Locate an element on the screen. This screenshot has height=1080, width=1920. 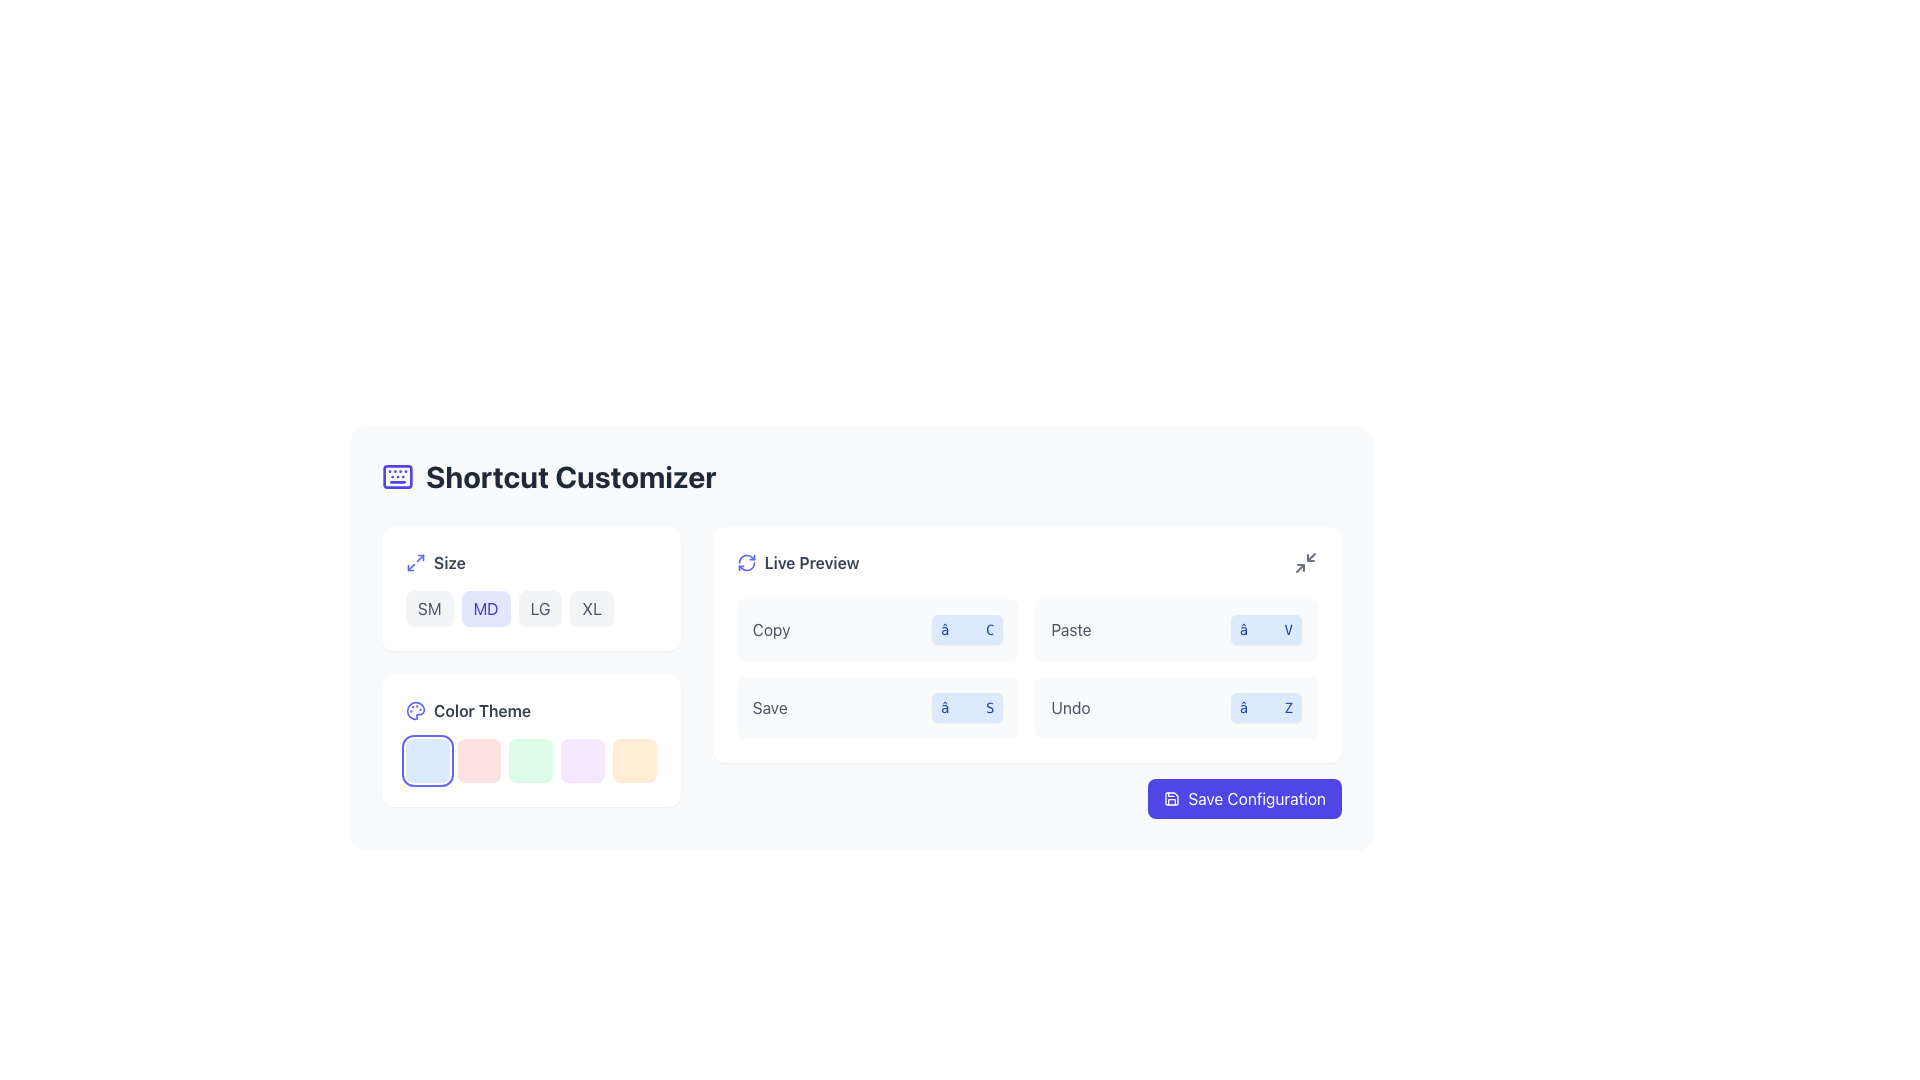
the save icon located to the left of the 'Save Configuration' button, which visually represents the action of saving data related to configurations is located at coordinates (1172, 797).